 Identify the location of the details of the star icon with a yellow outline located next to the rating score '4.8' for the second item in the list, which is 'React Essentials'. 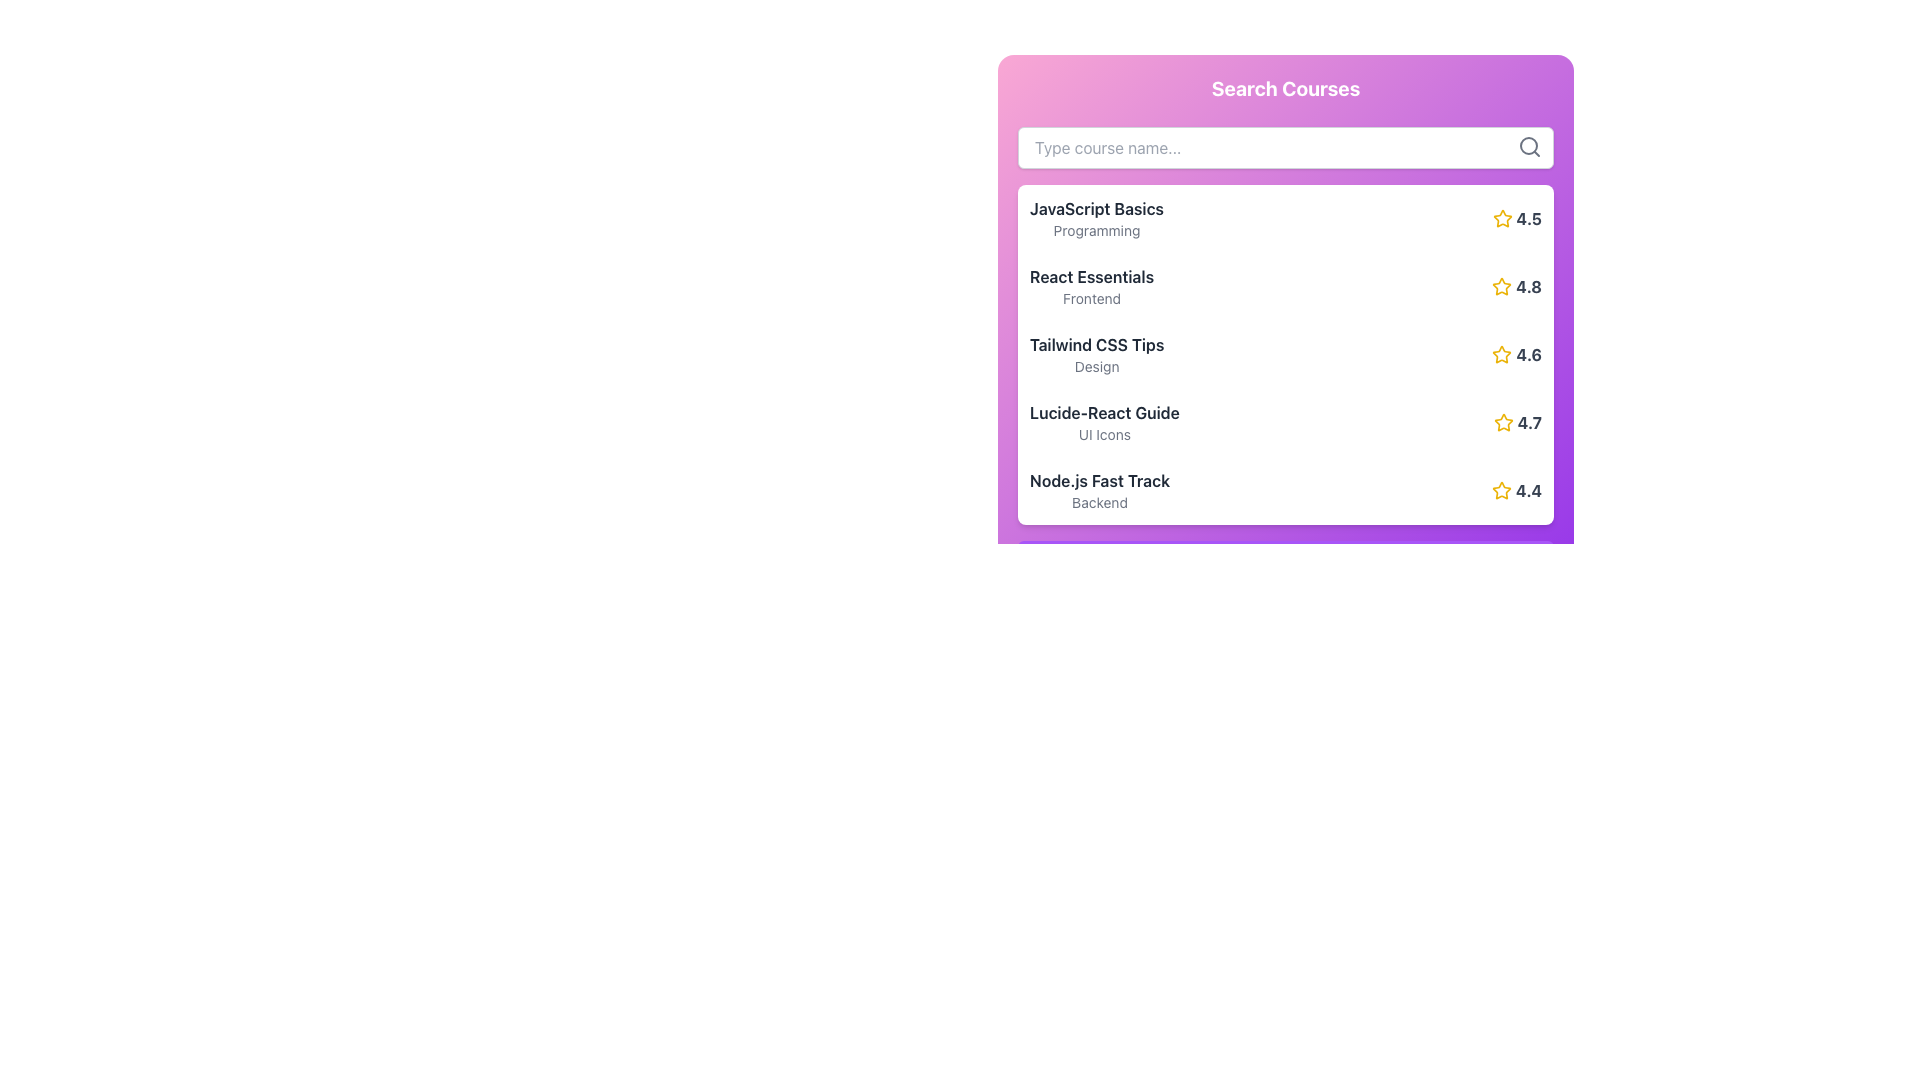
(1502, 286).